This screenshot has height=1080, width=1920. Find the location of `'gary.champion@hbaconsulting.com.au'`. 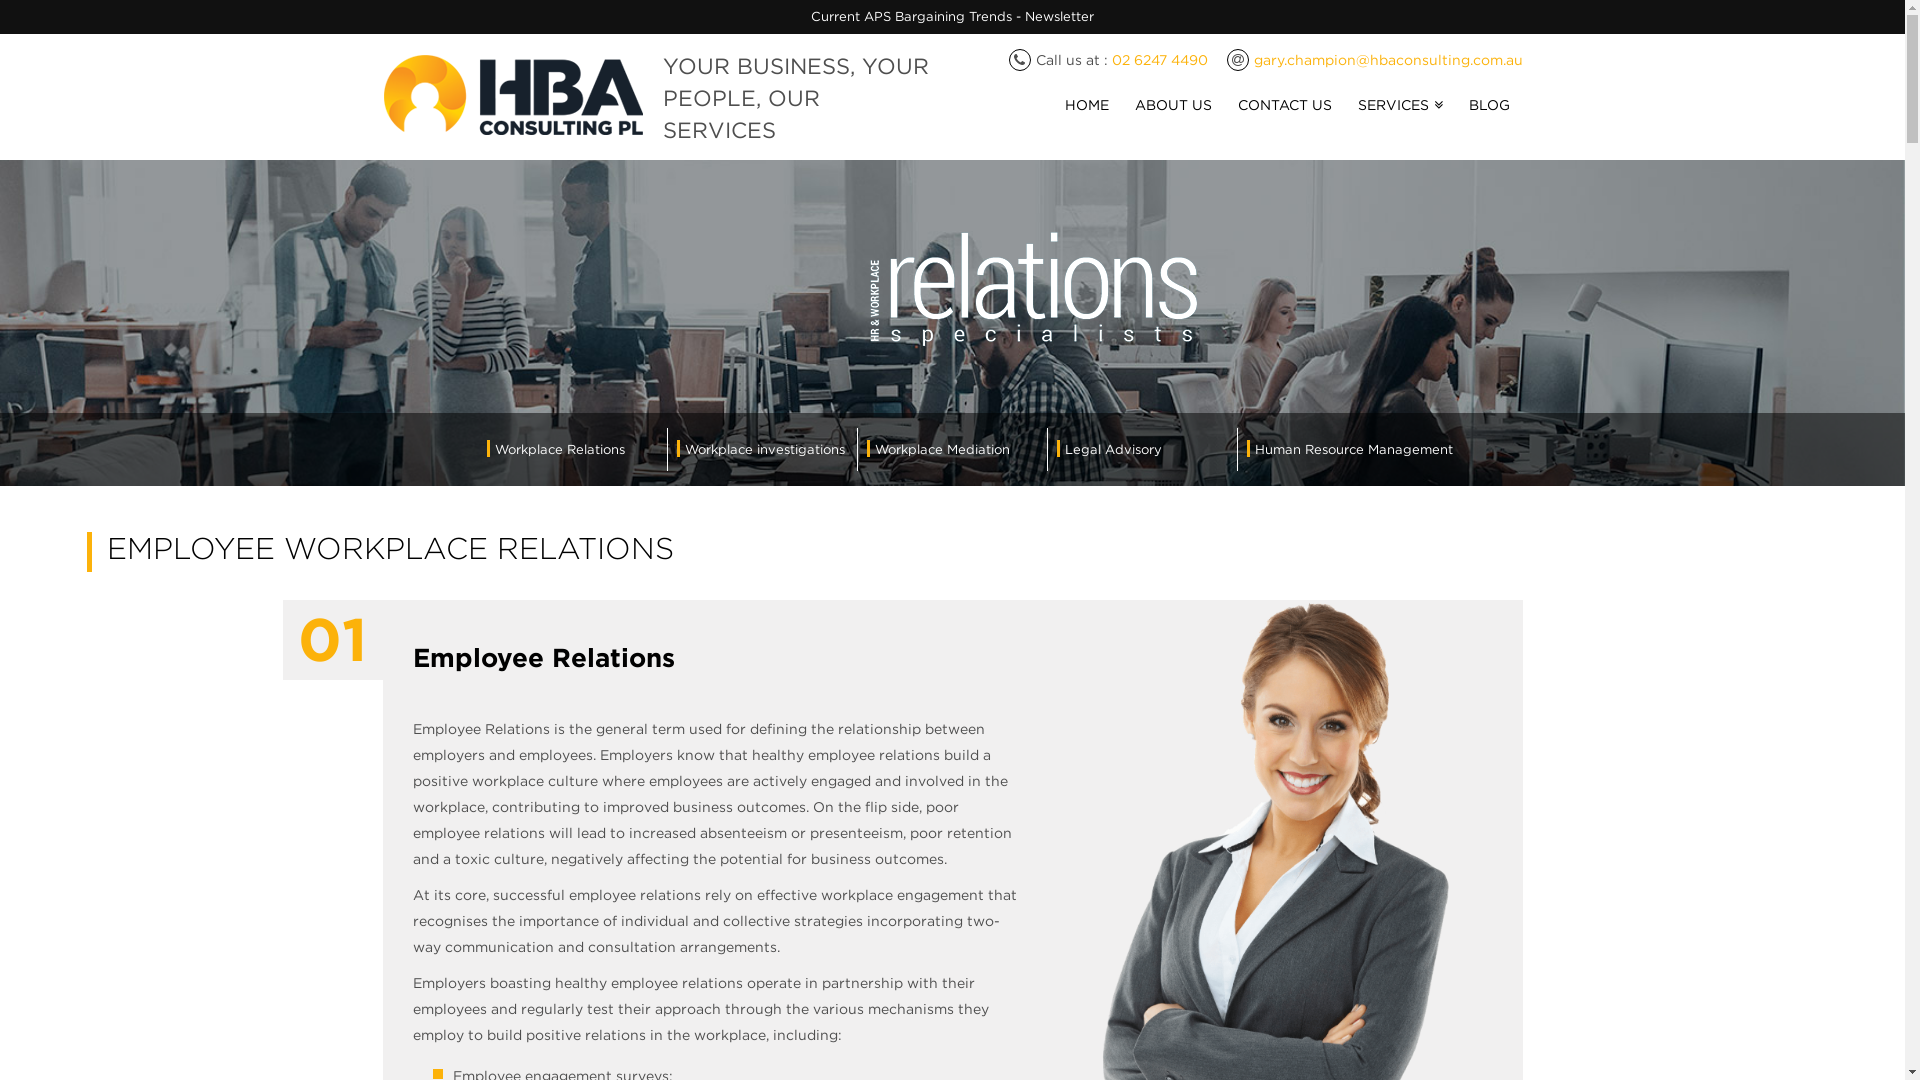

'gary.champion@hbaconsulting.com.au' is located at coordinates (1387, 59).